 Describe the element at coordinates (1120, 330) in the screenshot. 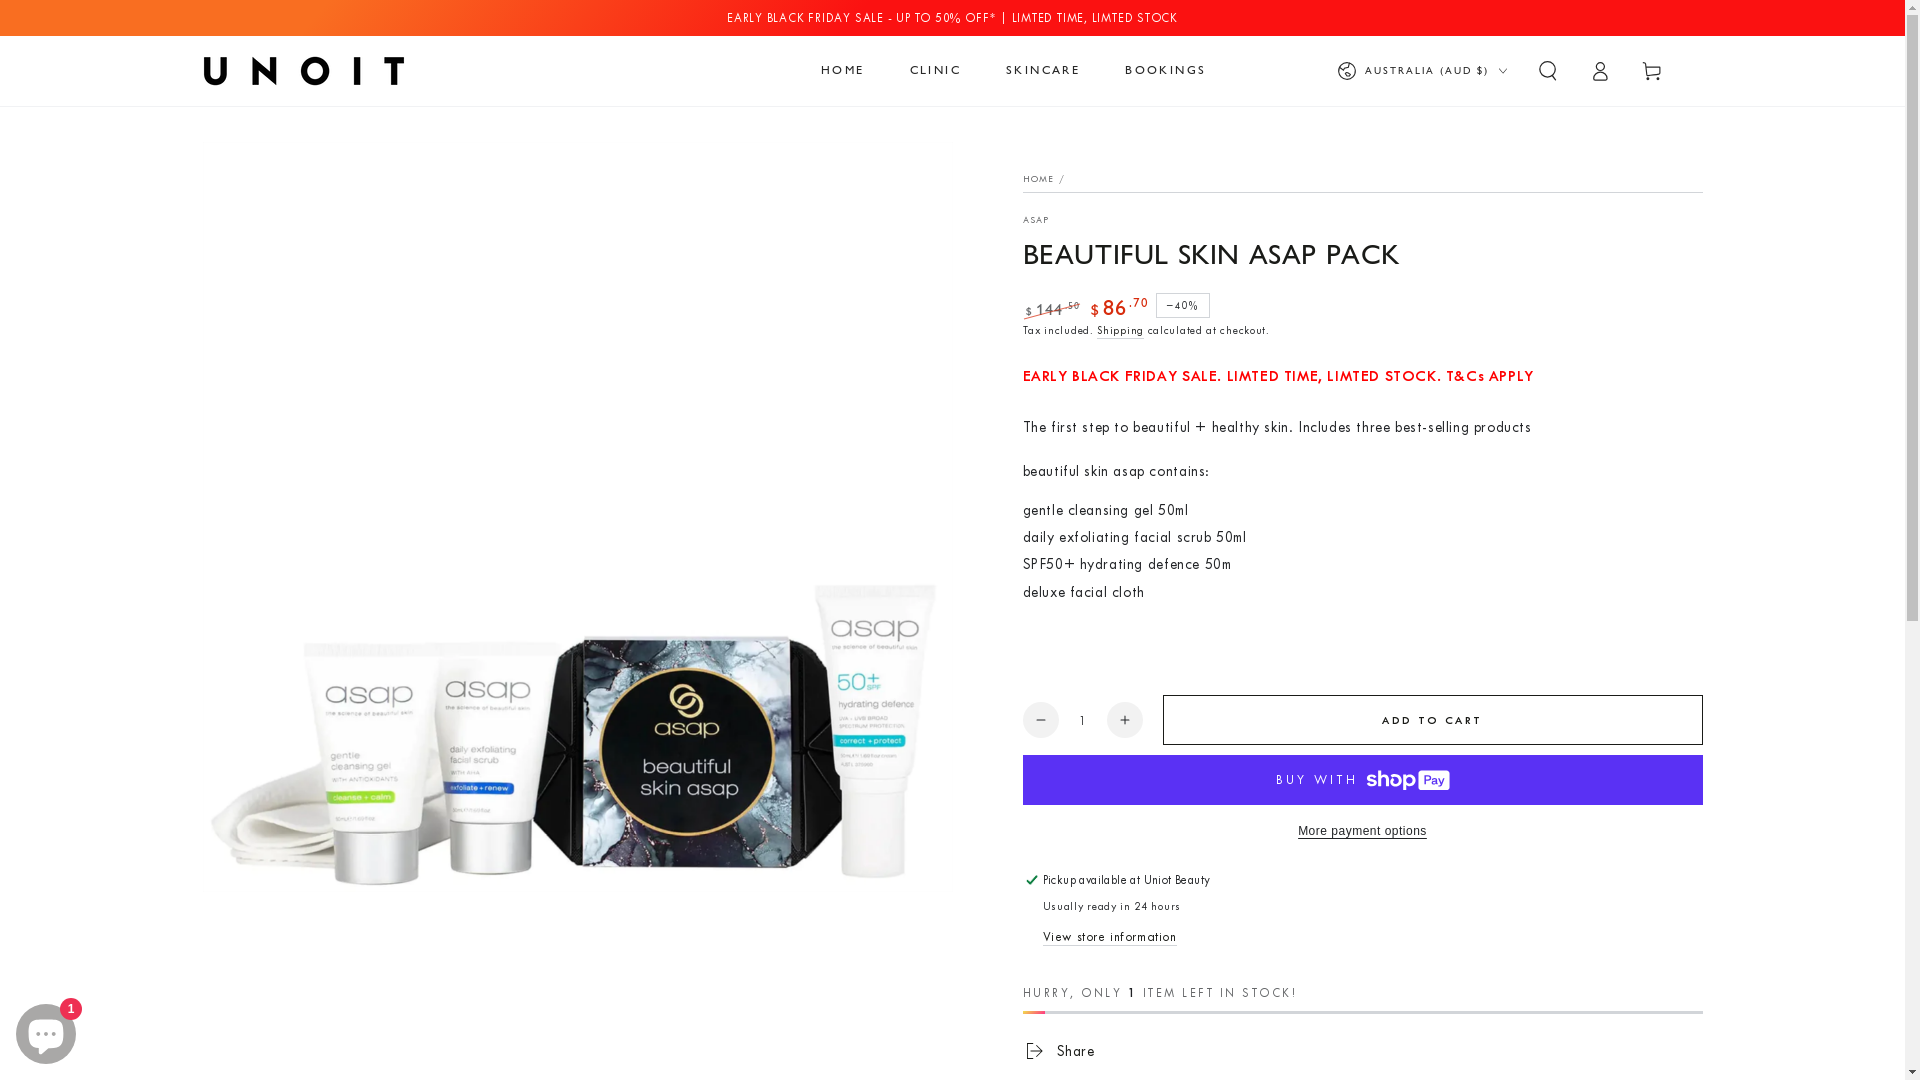

I see `'Shipping'` at that location.